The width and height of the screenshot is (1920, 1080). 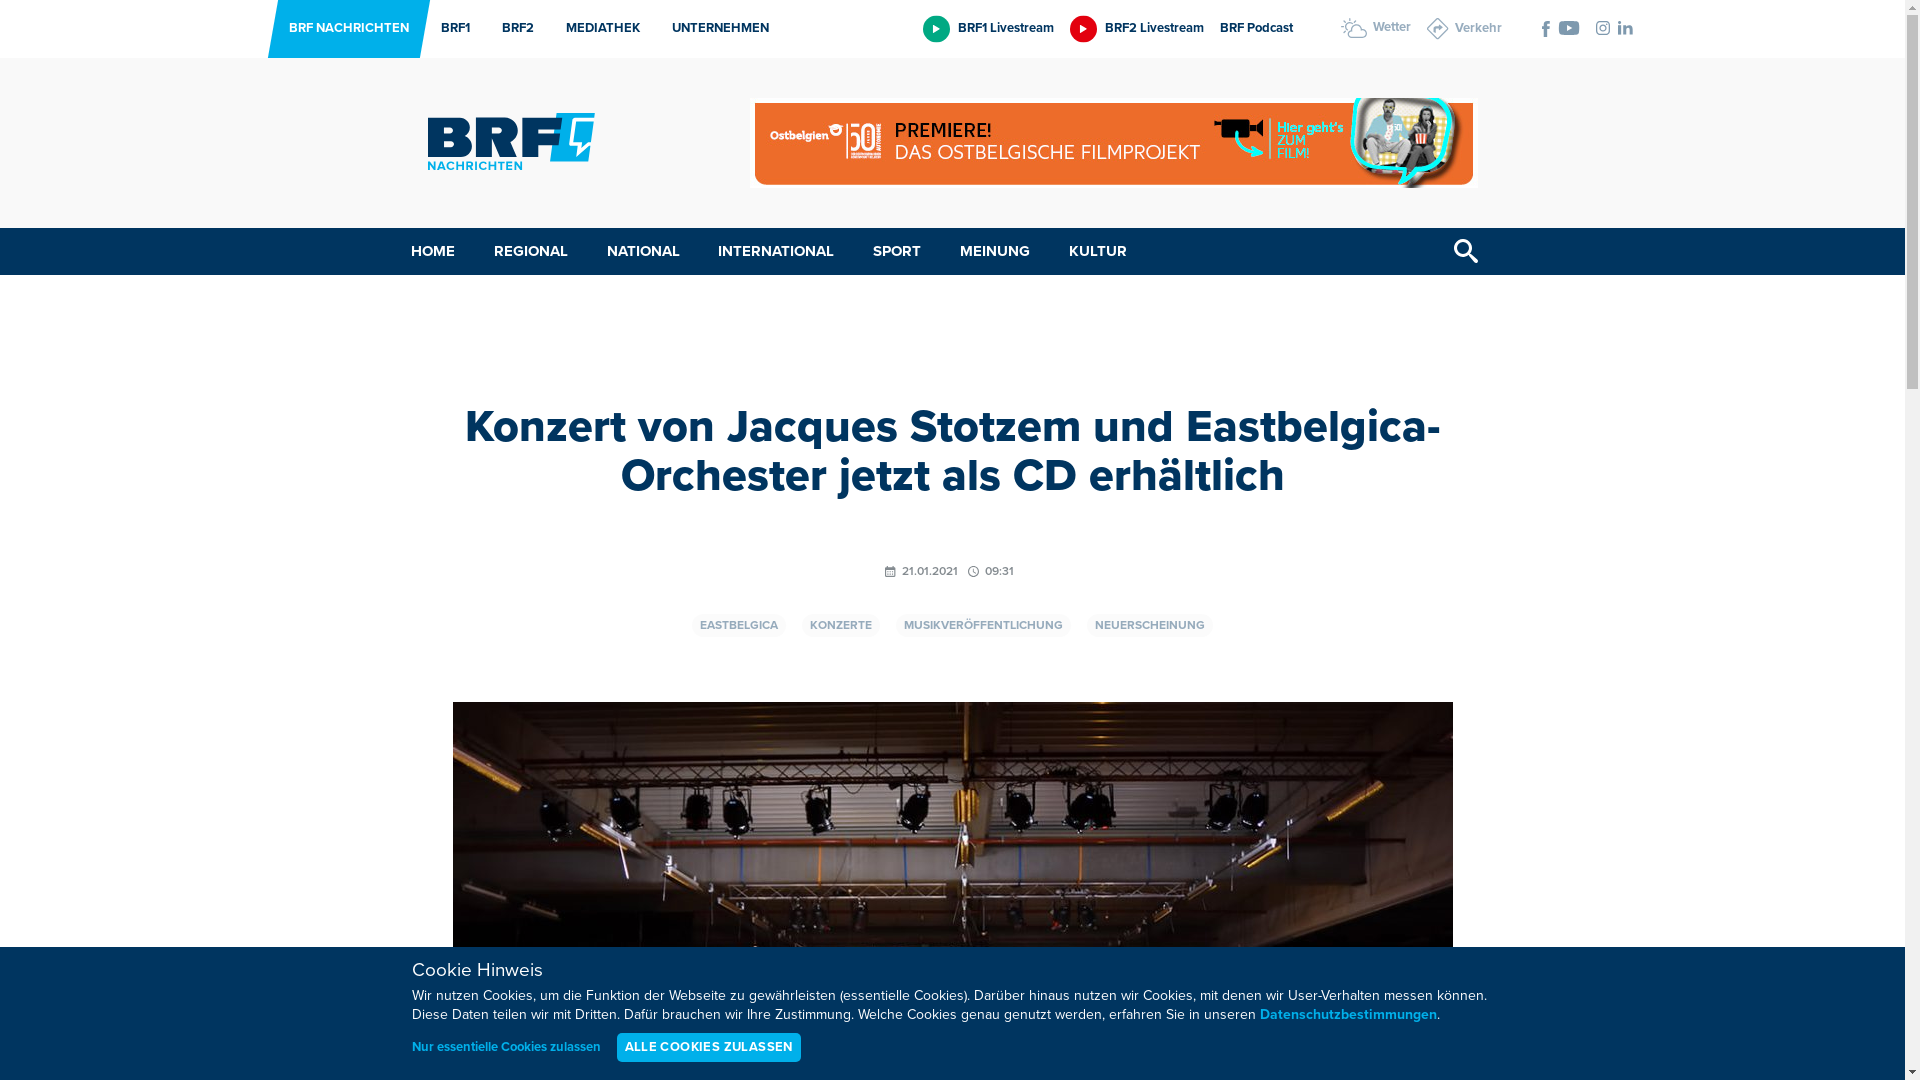 What do you see at coordinates (987, 29) in the screenshot?
I see `'BRF1 Livestream'` at bounding box center [987, 29].